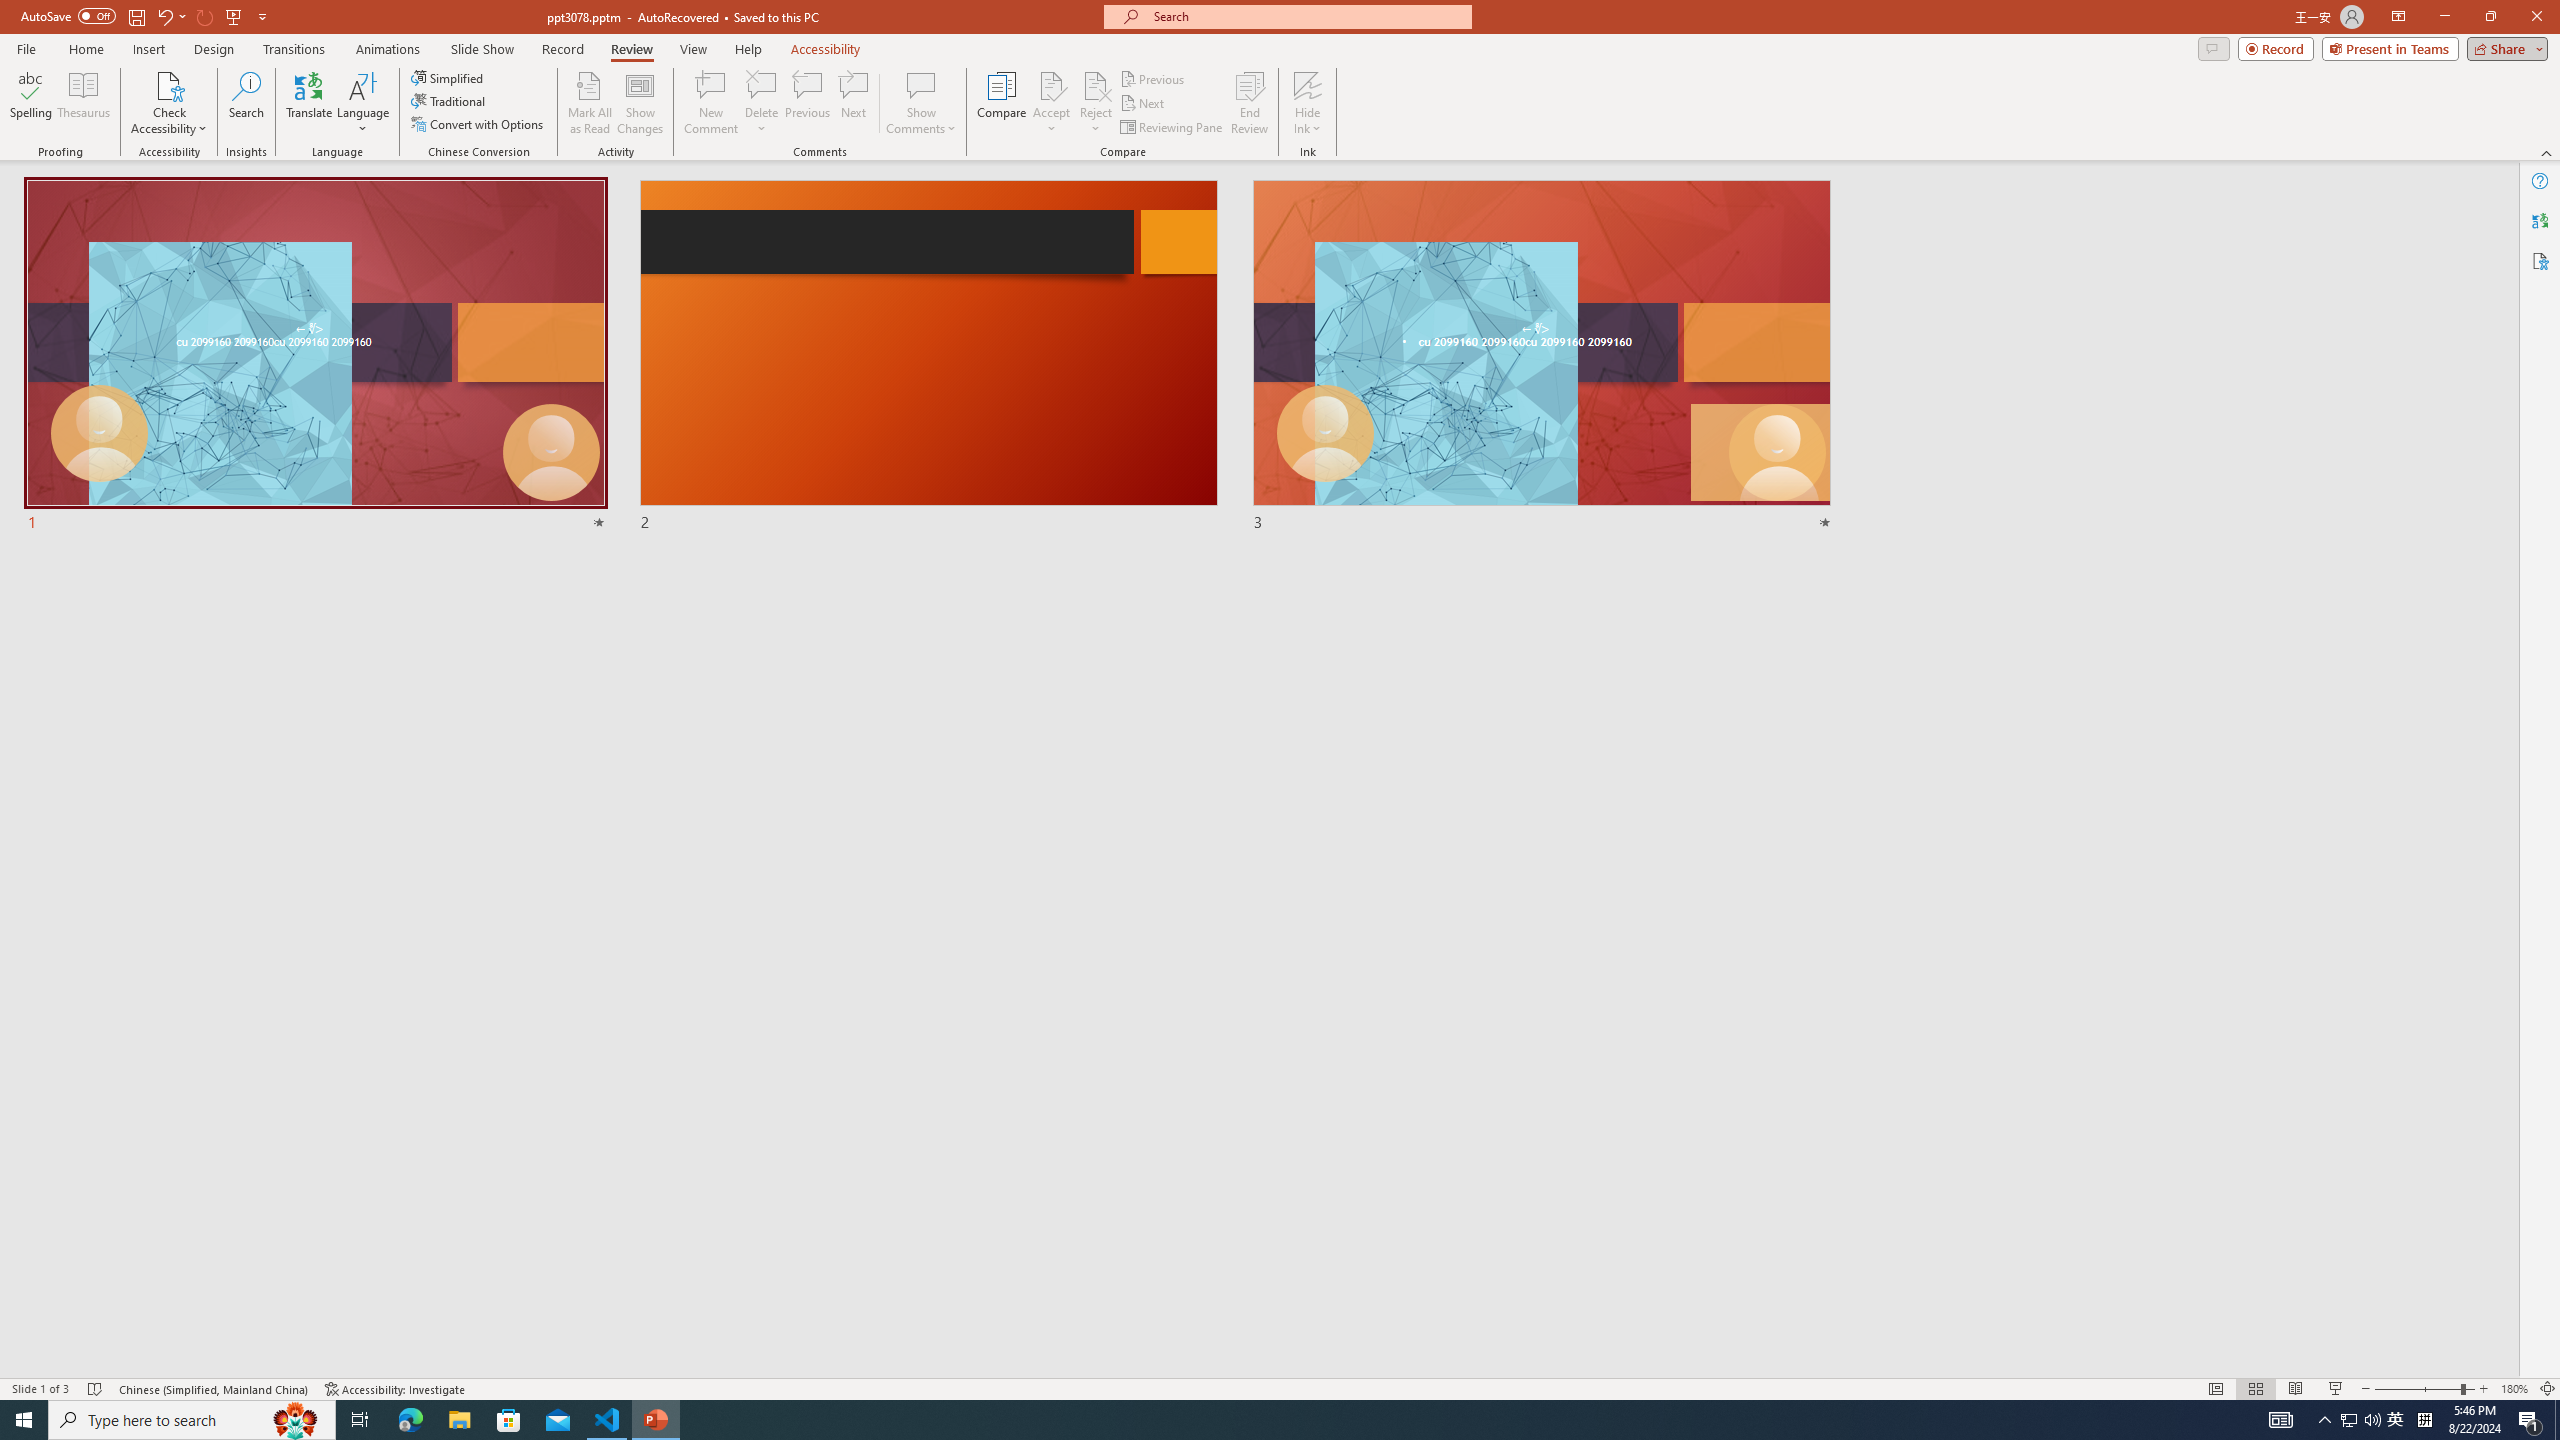 Image resolution: width=2560 pixels, height=1440 pixels. Describe the element at coordinates (11, 9) in the screenshot. I see `'System'` at that location.